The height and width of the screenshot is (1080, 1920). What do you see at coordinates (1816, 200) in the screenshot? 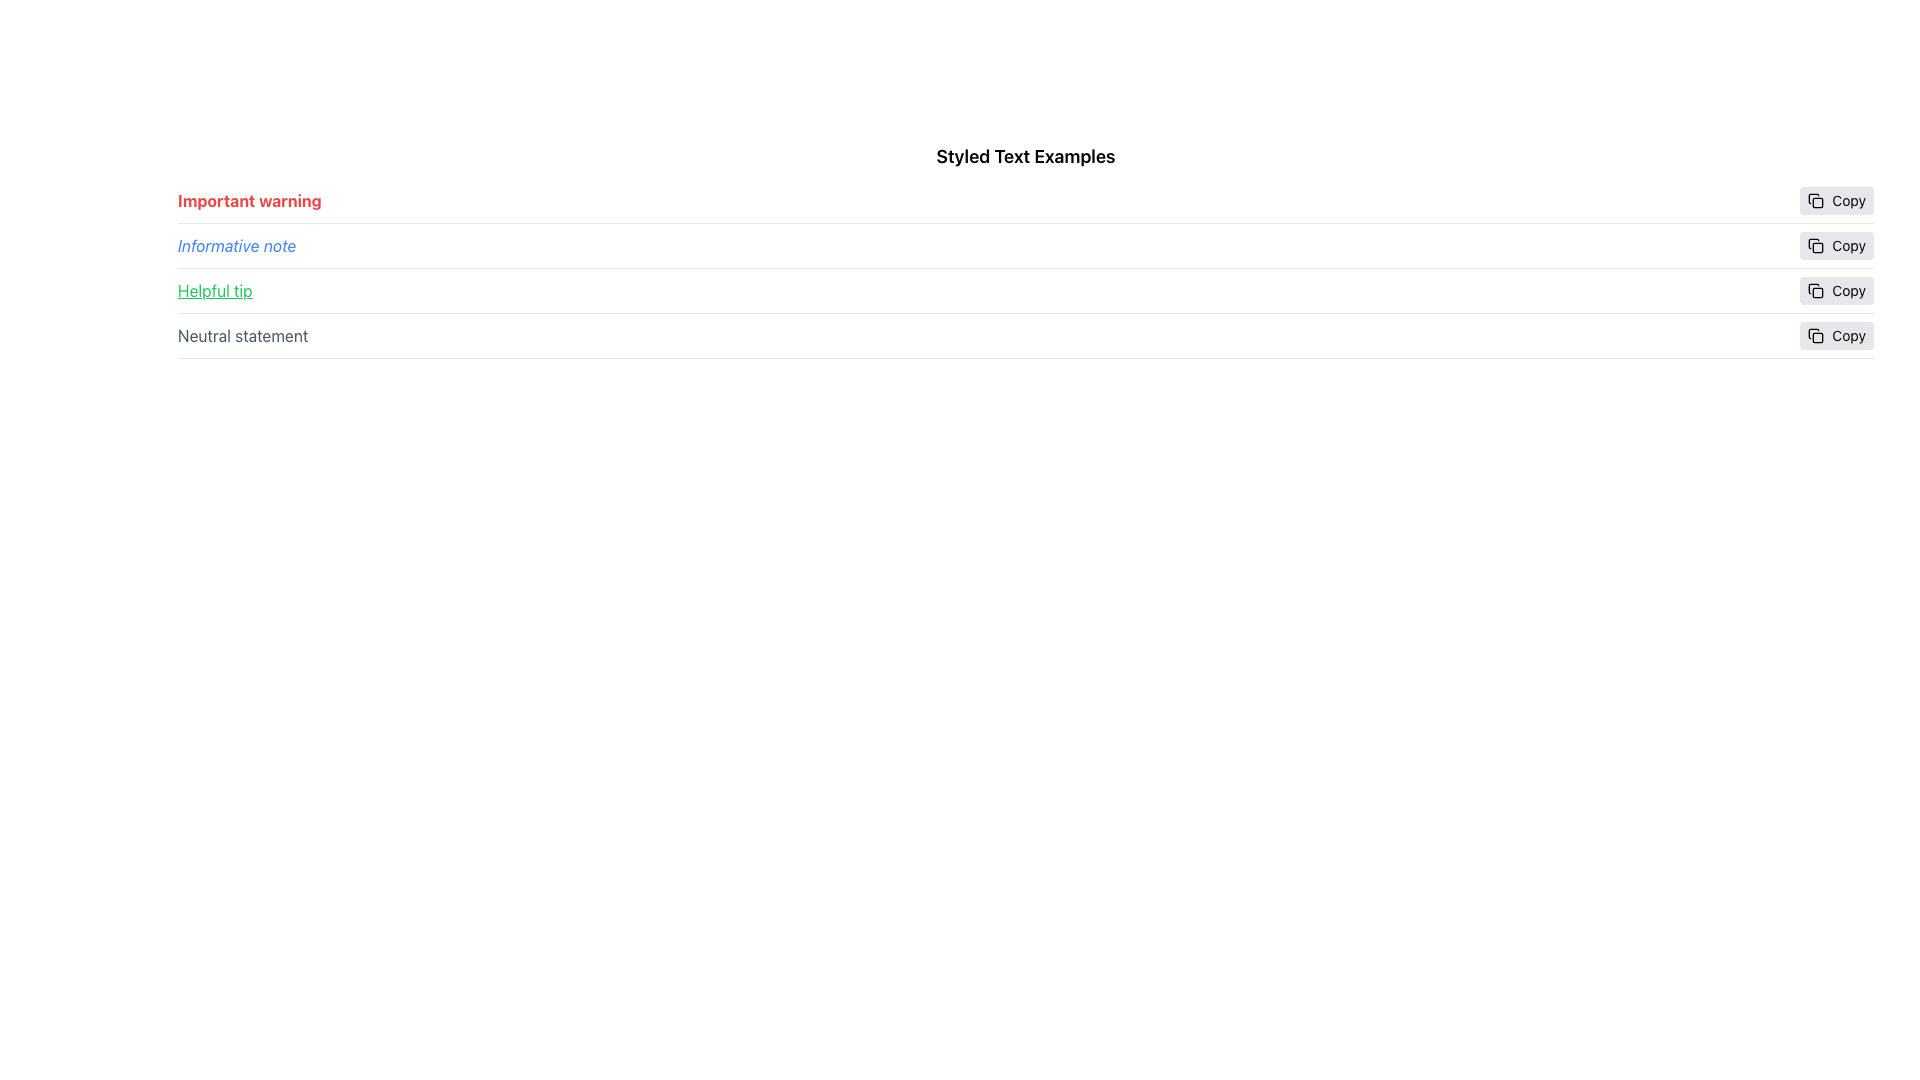
I see `the 'Copy' icon located to the left of the 'Copy' text in the button group, which is positioned to the right of the first row of text labeled 'Important warning'` at bounding box center [1816, 200].